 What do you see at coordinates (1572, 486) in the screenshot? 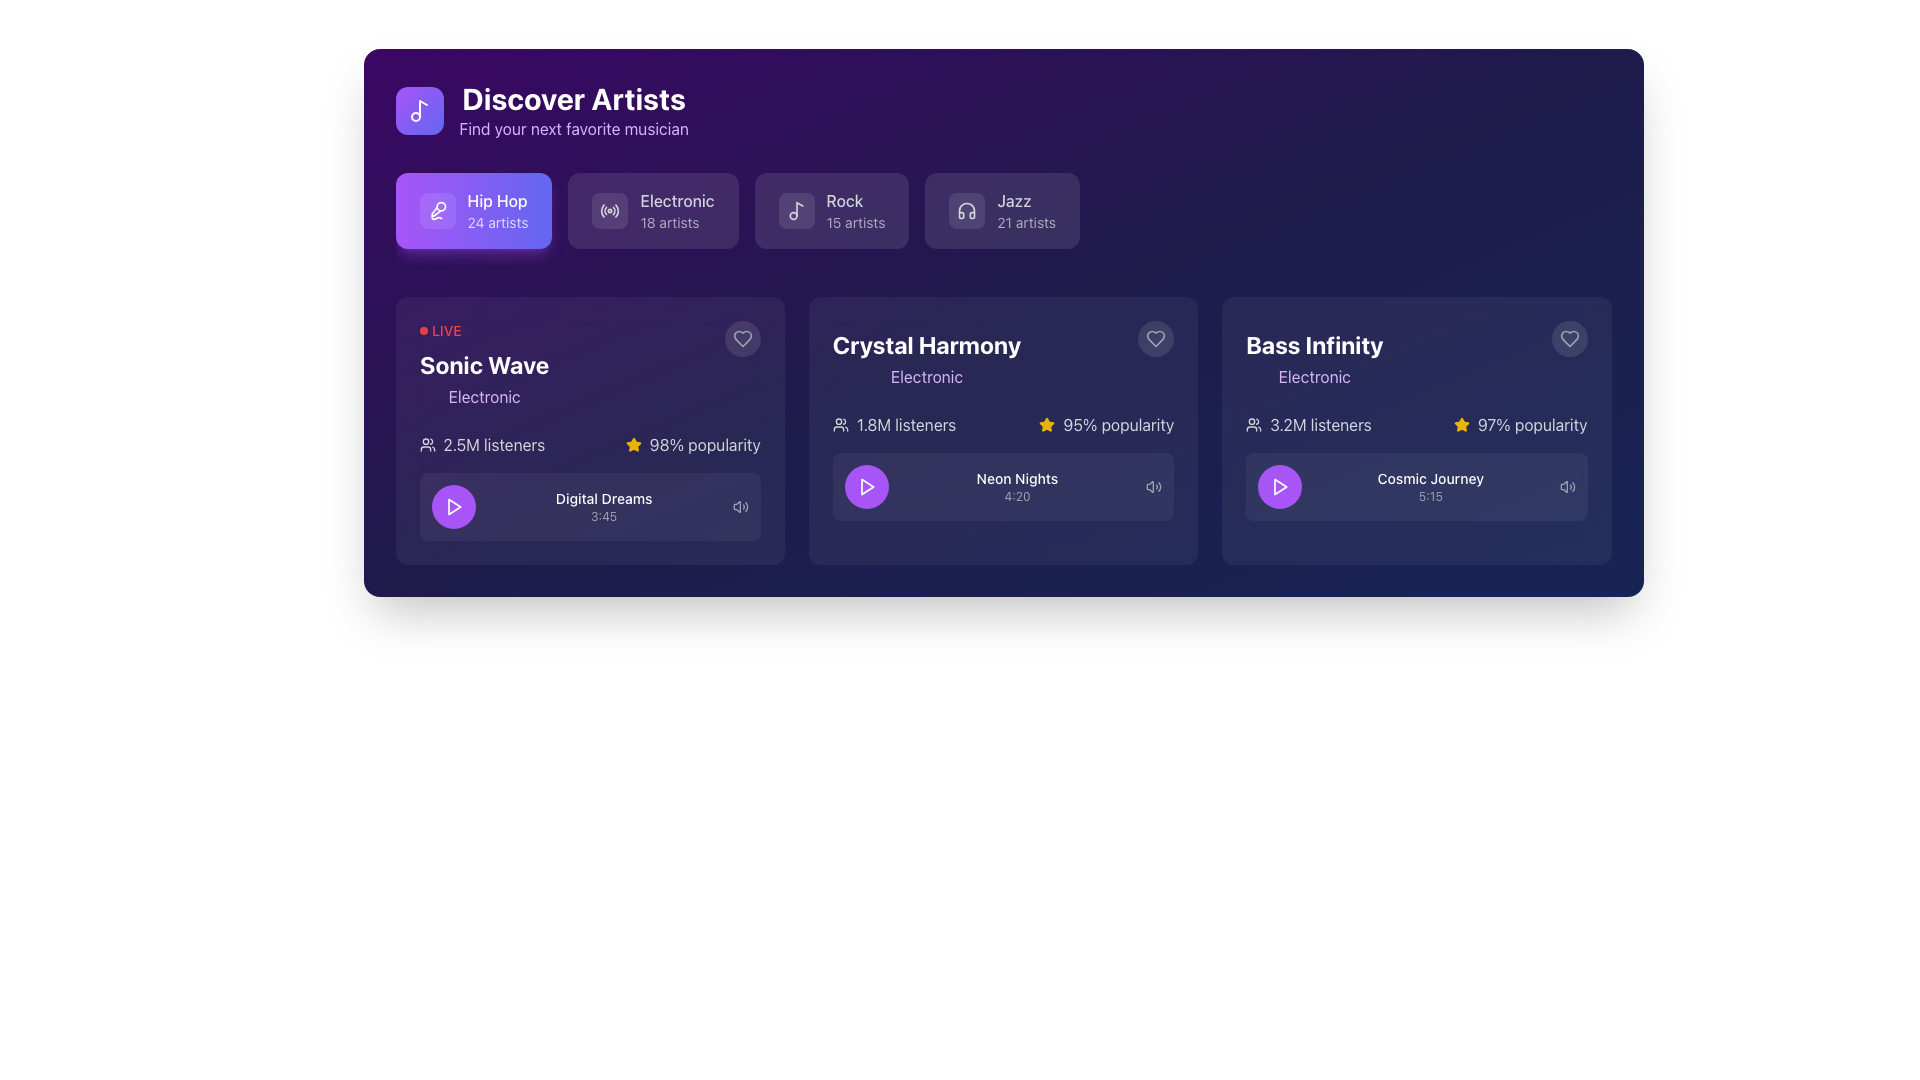
I see `the outermost curved line of the volume control icon representing sound waves, which is the third and furthest outward stroke in the SVG design, located in the bottom-right corner of the 'Bass Infinity' card` at bounding box center [1572, 486].